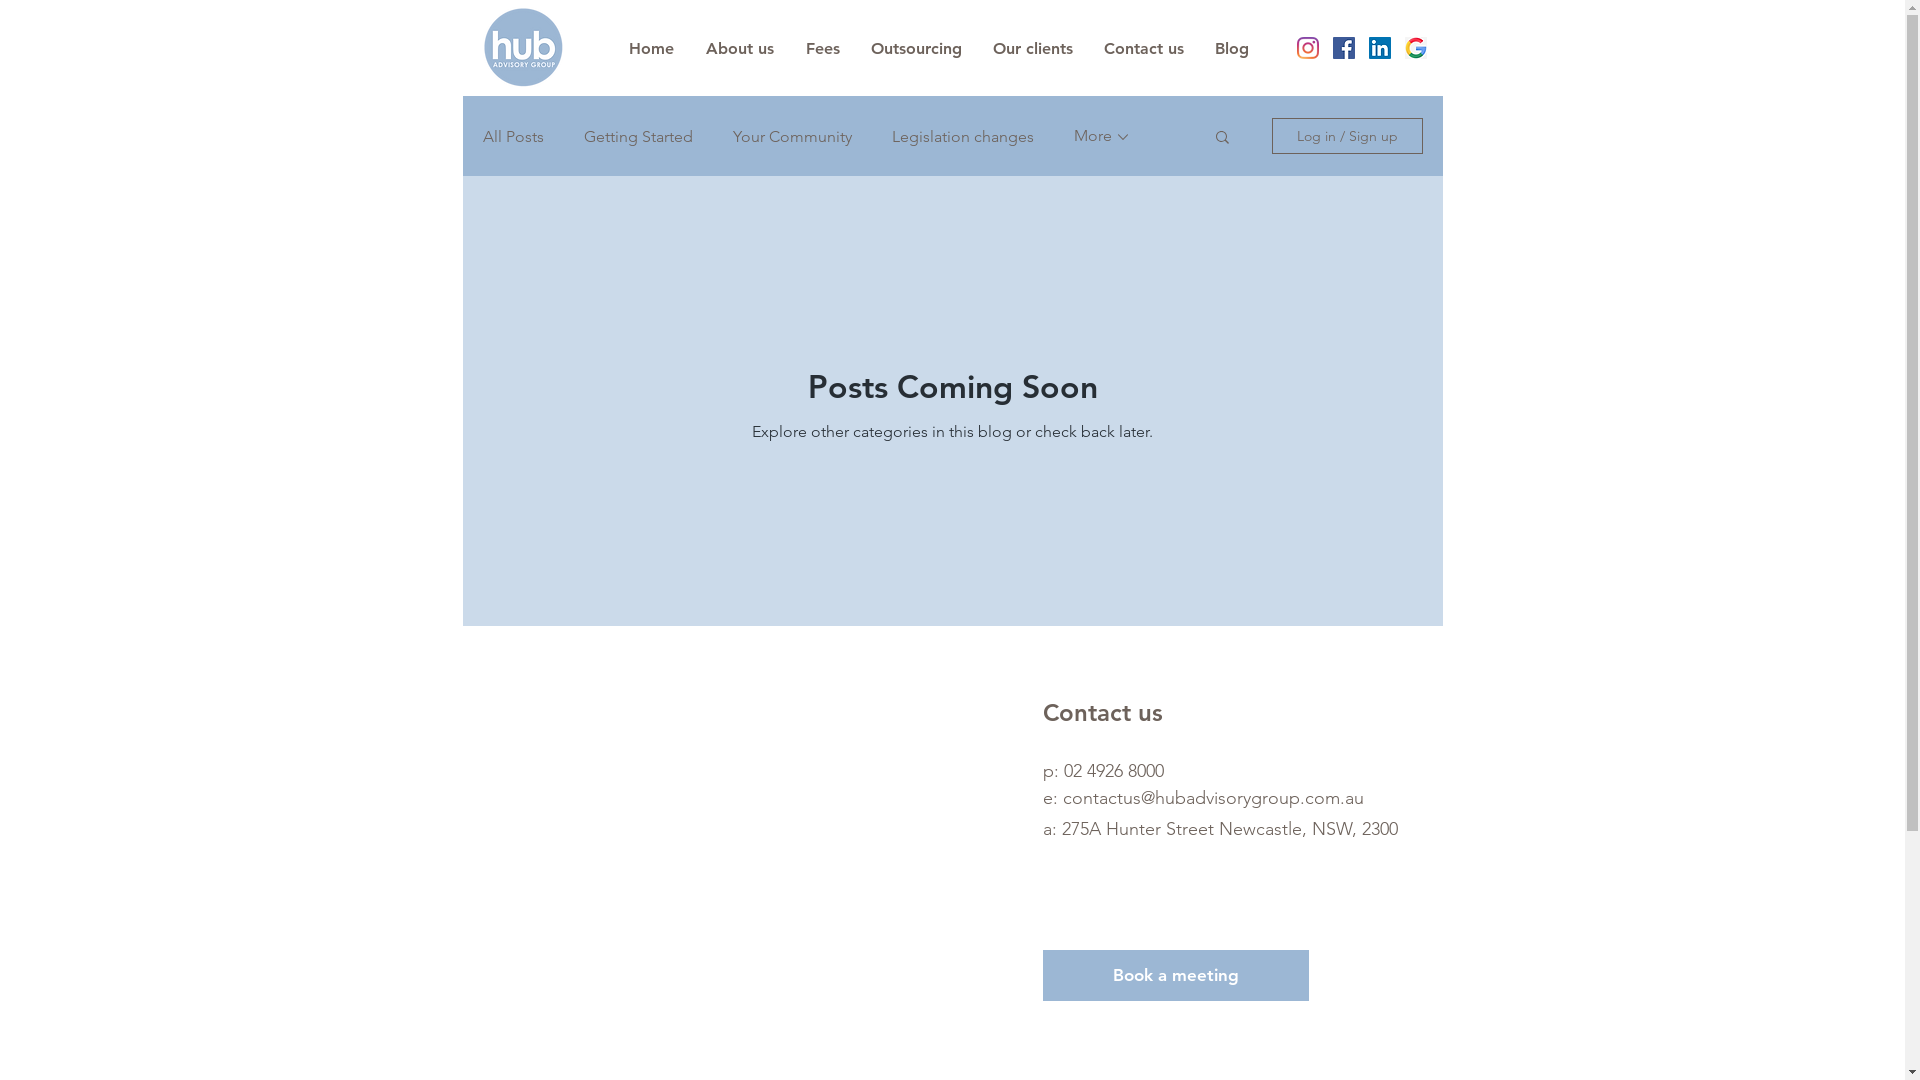  I want to click on 'Google Maps', so click(750, 851).